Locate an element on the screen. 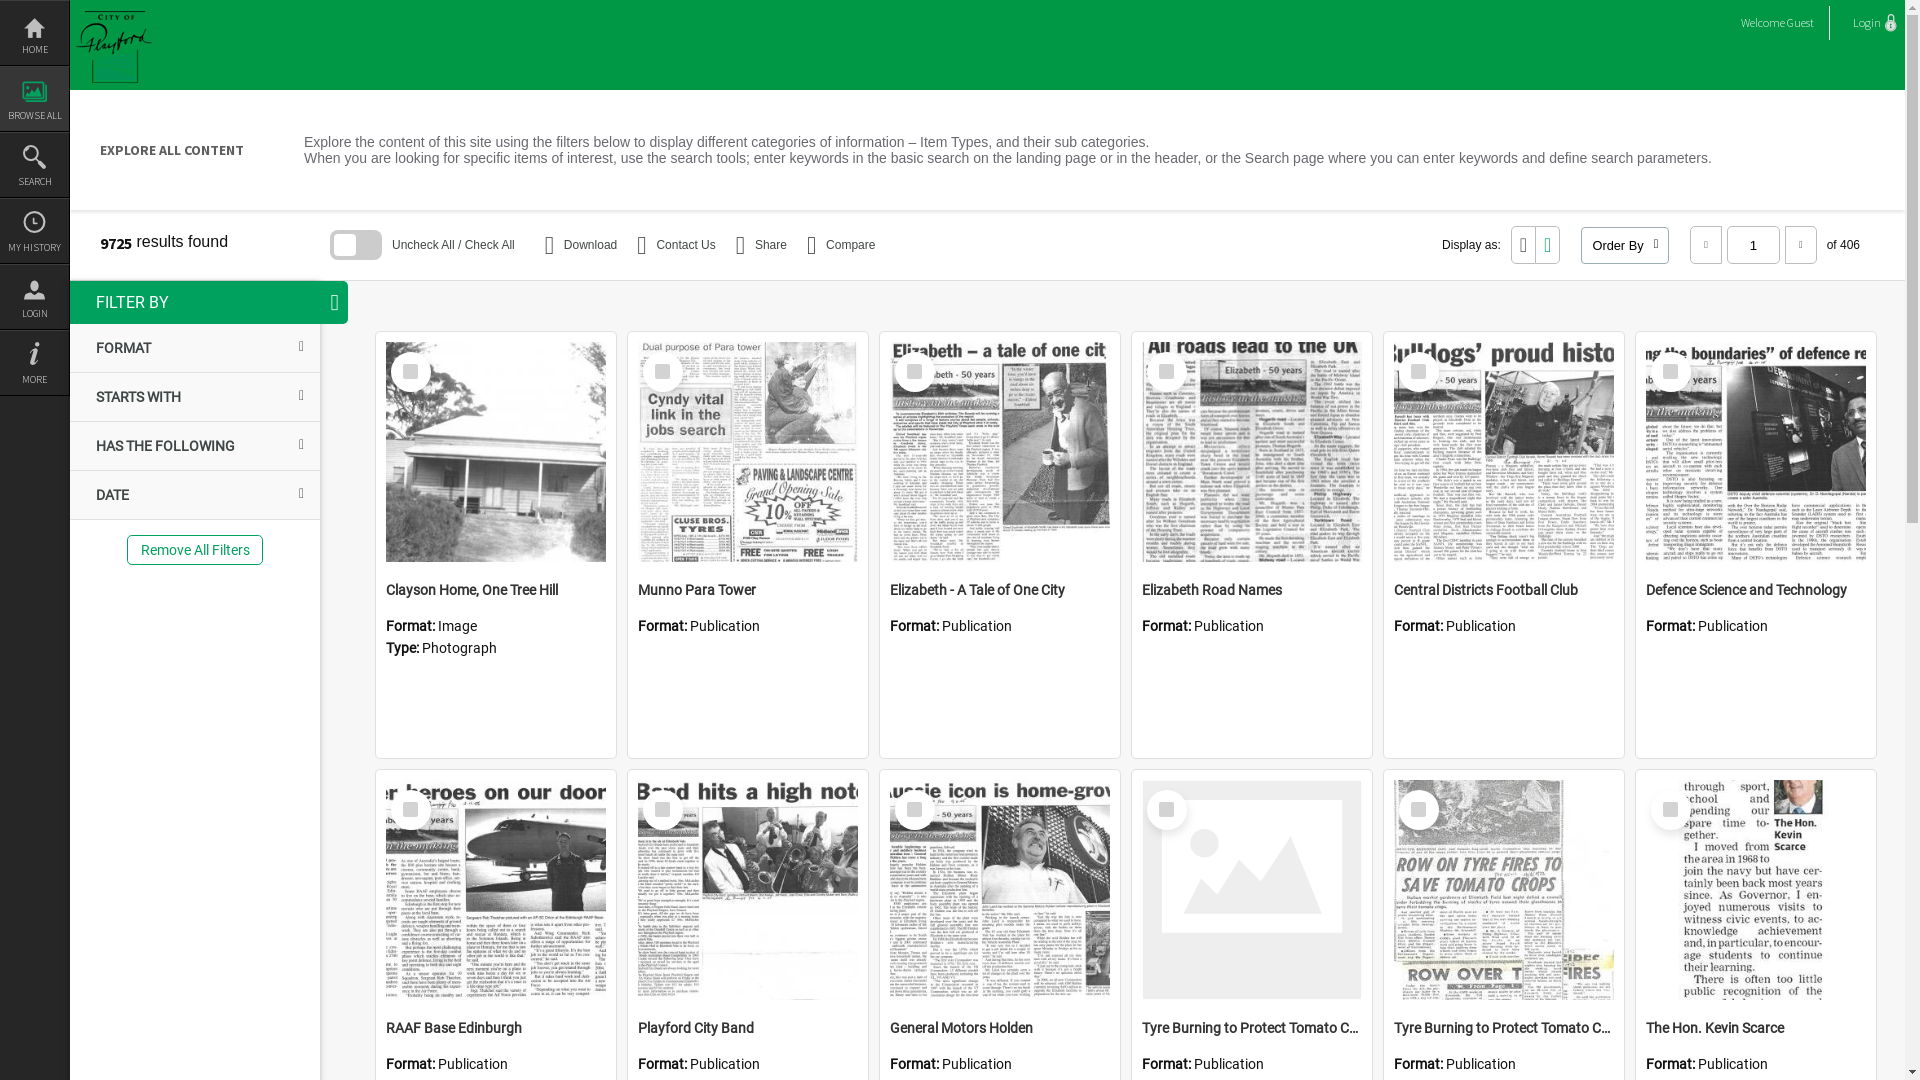 This screenshot has height=1080, width=1920. 'Tyre Burning to Protect Tomato Crops' is located at coordinates (1251, 1028).